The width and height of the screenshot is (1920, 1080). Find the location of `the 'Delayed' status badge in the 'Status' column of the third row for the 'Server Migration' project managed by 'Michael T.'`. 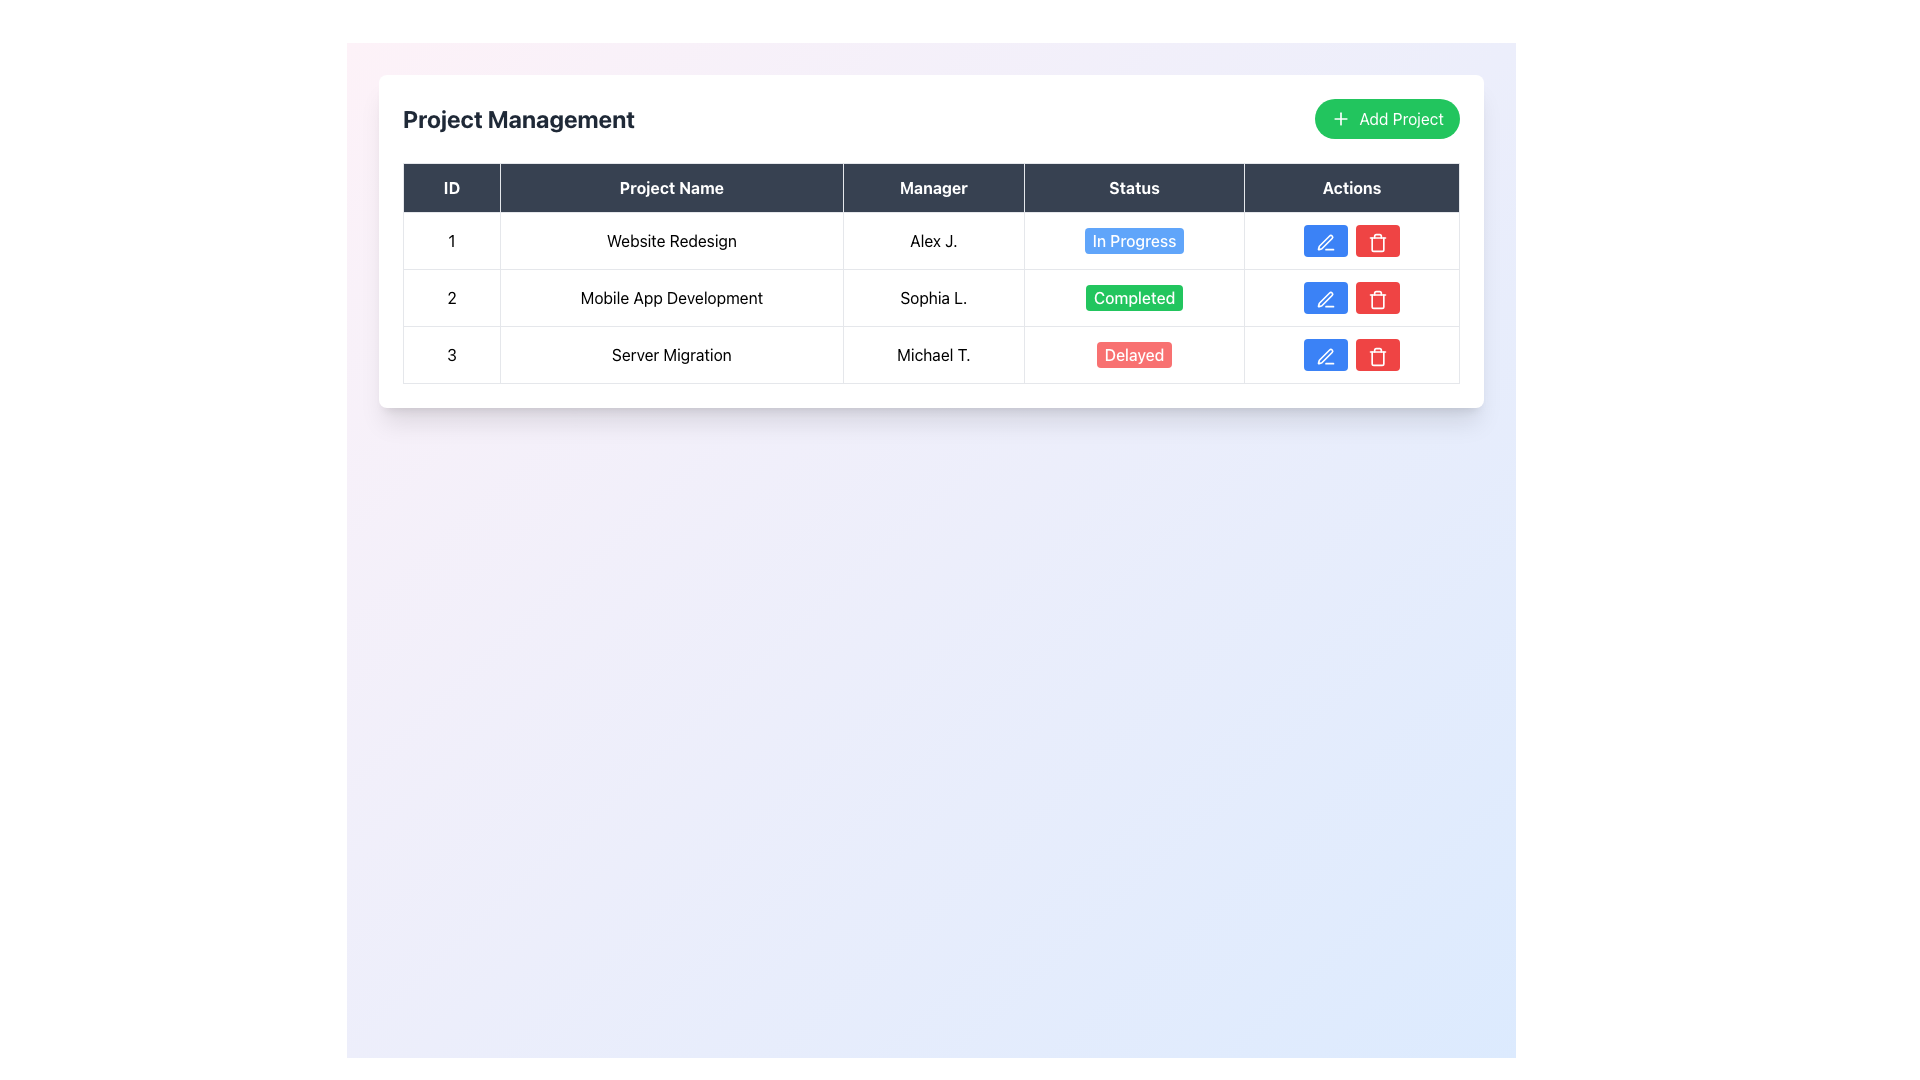

the 'Delayed' status badge in the 'Status' column of the third row for the 'Server Migration' project managed by 'Michael T.' is located at coordinates (1134, 353).